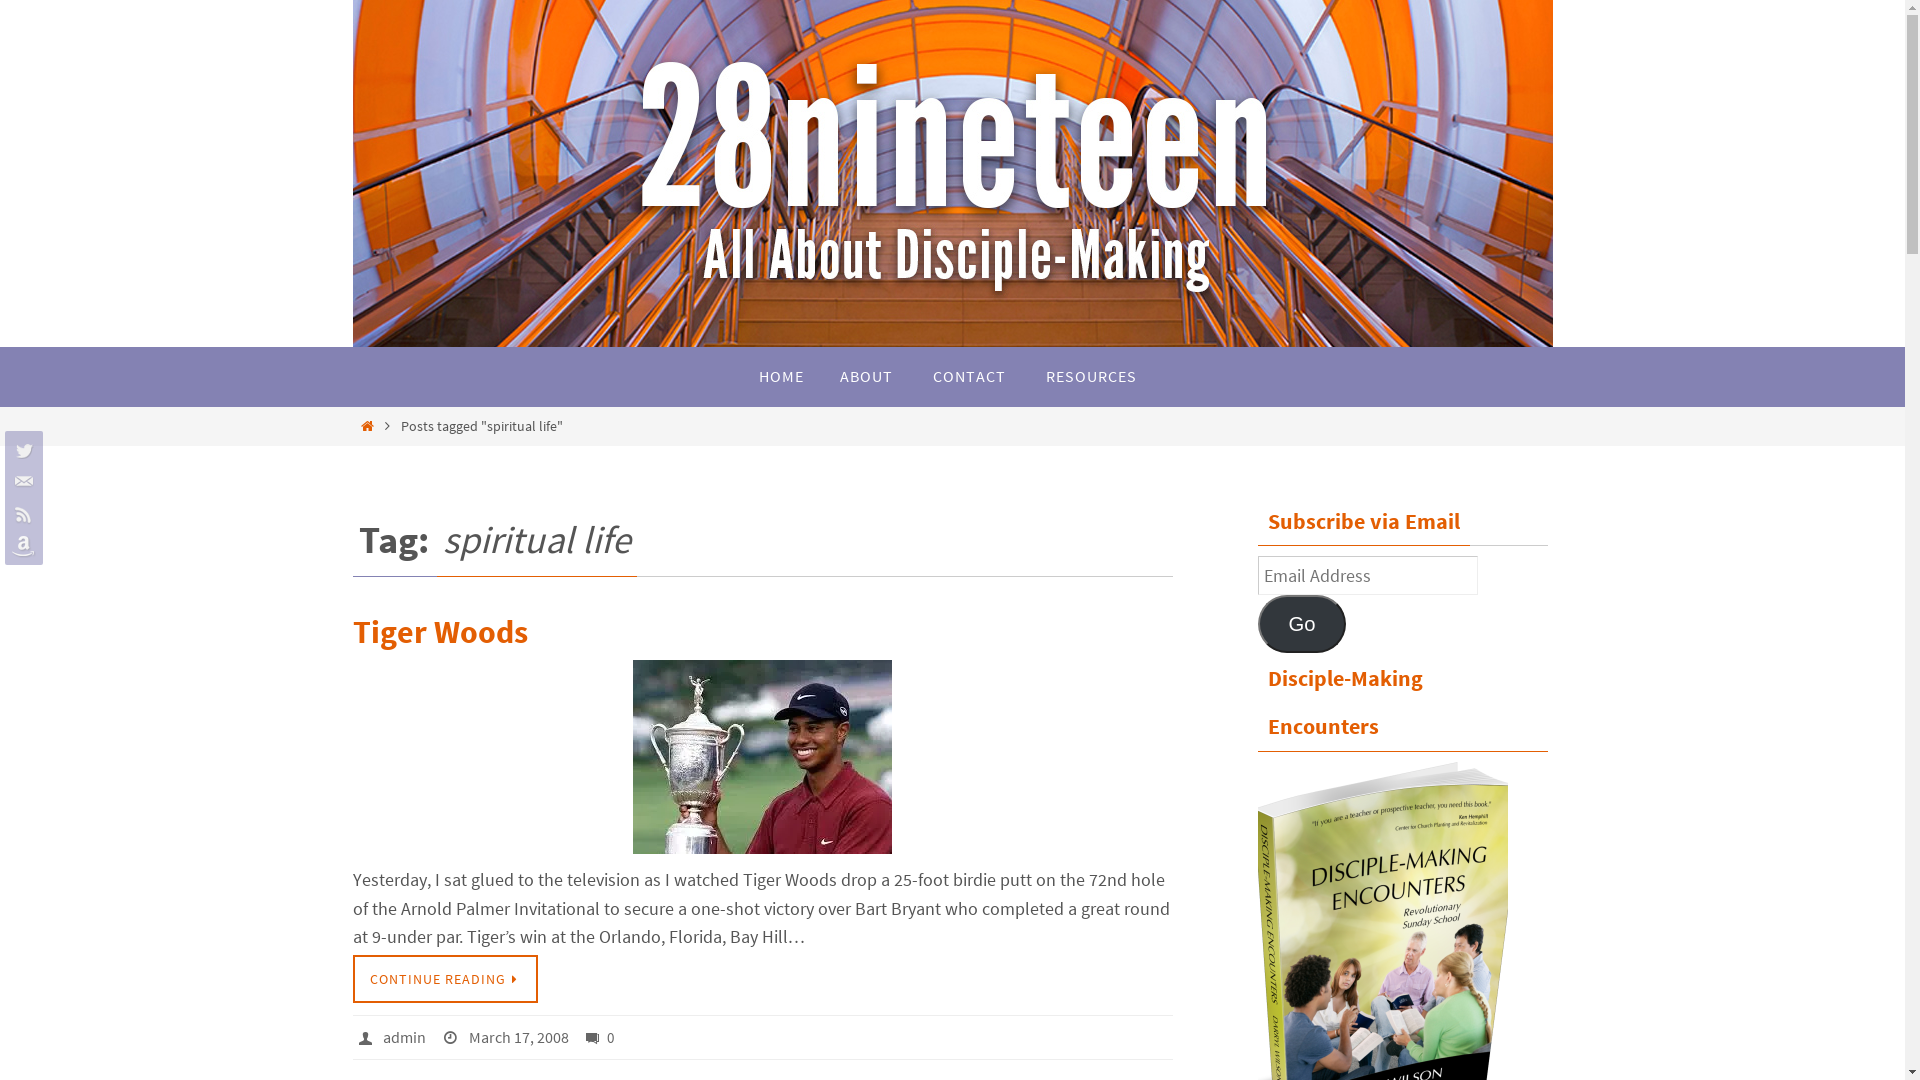  I want to click on 'CONTINUE READING', so click(444, 978).